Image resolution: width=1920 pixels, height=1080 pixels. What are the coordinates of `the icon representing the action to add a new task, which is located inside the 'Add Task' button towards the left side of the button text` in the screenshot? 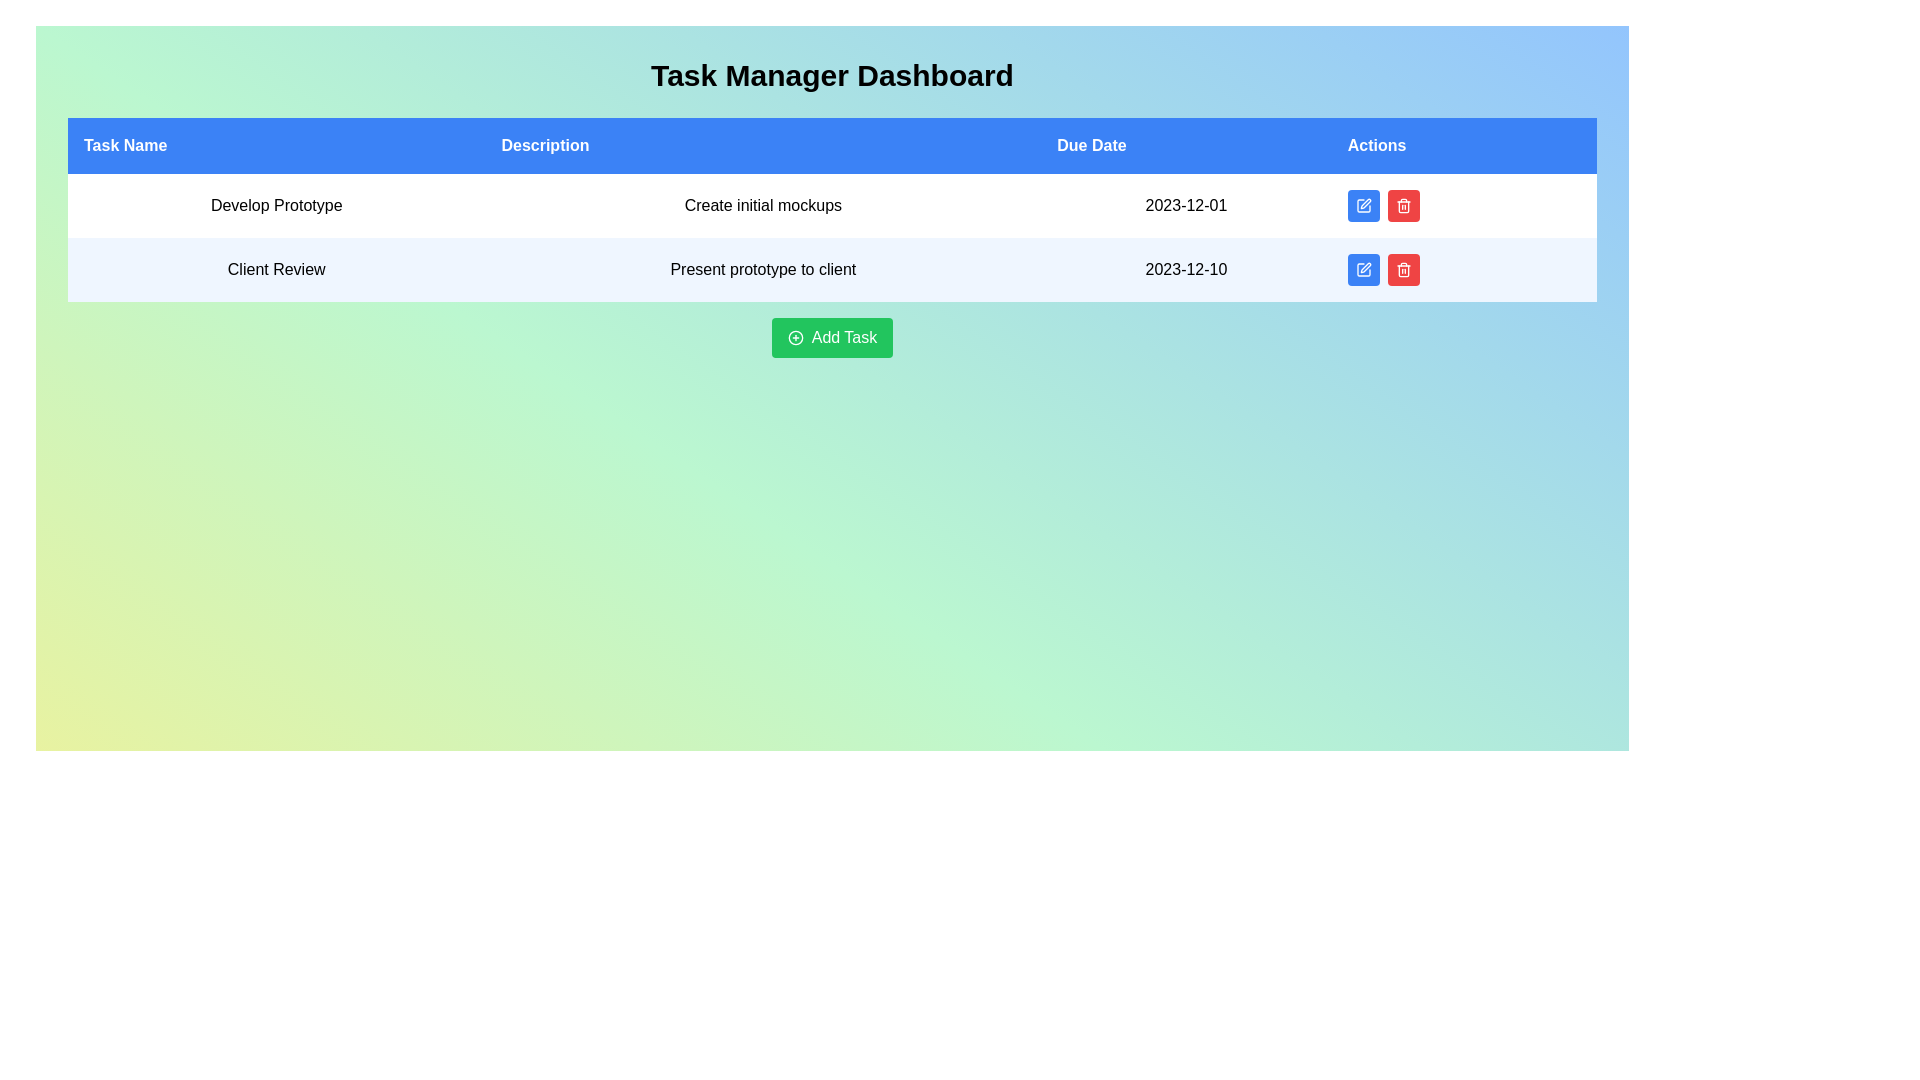 It's located at (794, 337).